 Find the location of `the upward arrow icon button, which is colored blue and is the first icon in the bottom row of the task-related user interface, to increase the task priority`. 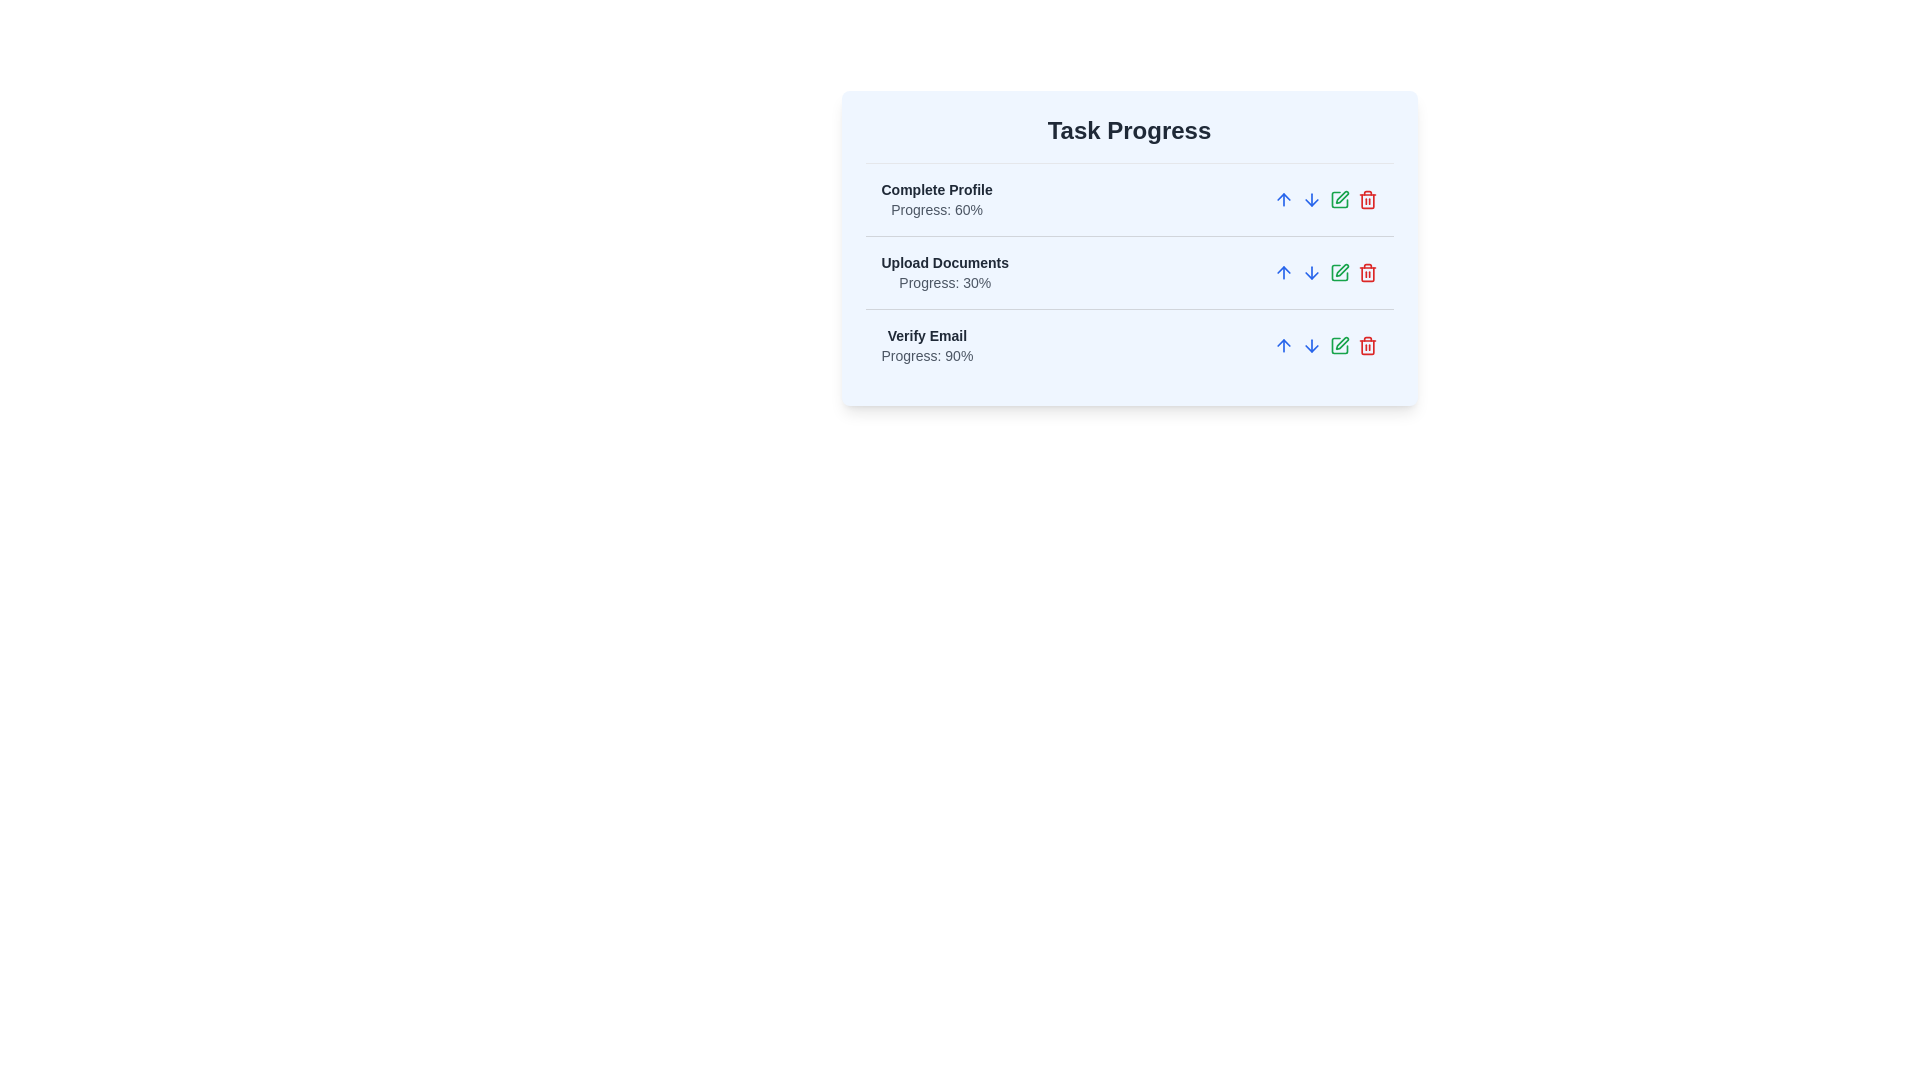

the upward arrow icon button, which is colored blue and is the first icon in the bottom row of the task-related user interface, to increase the task priority is located at coordinates (1283, 345).